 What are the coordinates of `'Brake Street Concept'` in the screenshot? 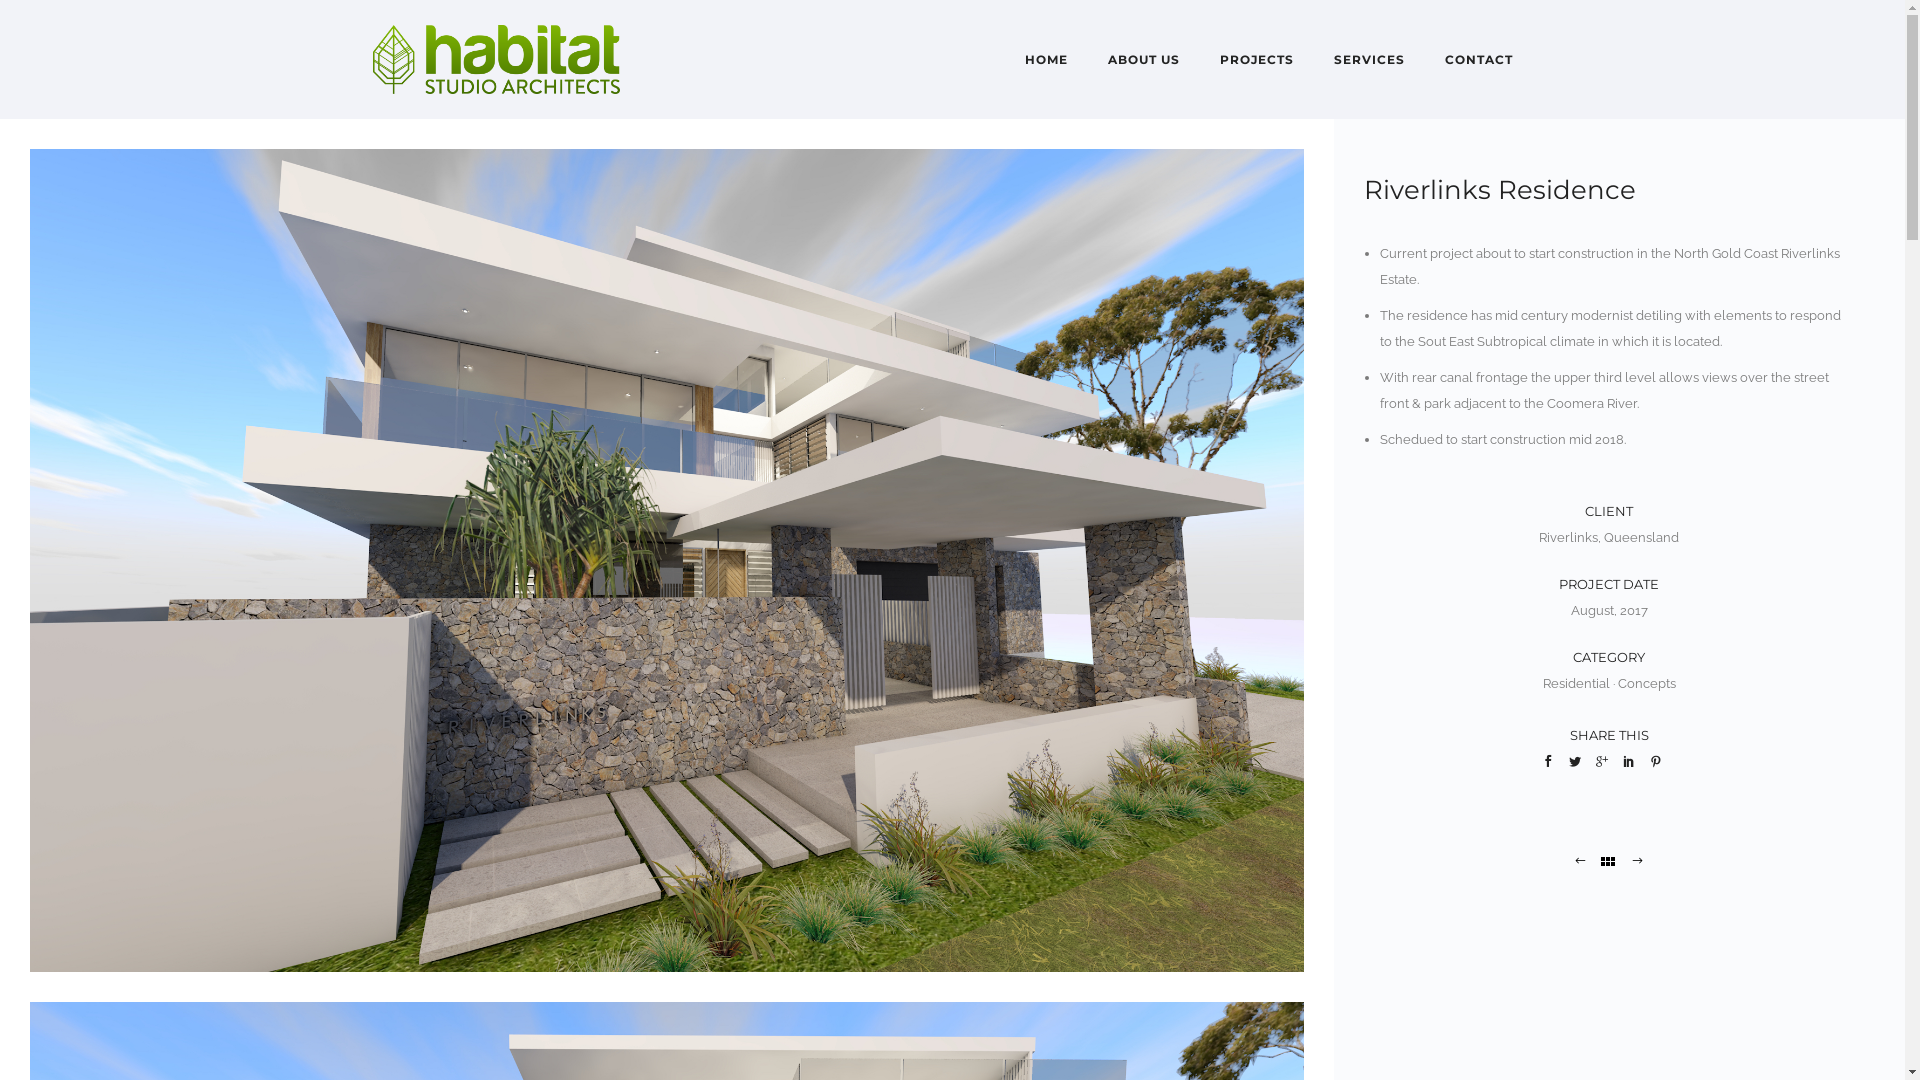 It's located at (1579, 861).